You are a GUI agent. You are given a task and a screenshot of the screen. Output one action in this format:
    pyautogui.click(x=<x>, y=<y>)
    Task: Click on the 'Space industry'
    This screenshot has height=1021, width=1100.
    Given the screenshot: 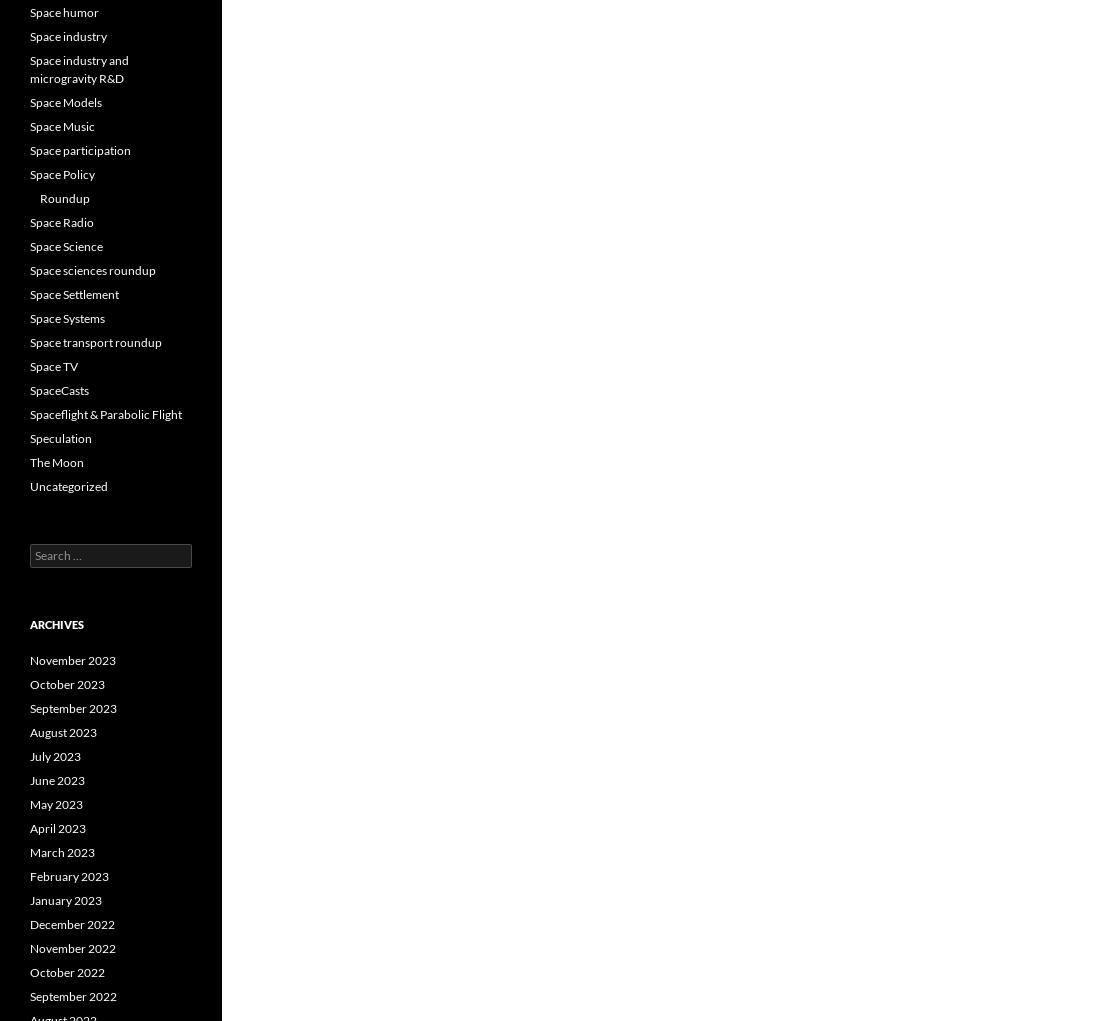 What is the action you would take?
    pyautogui.click(x=67, y=35)
    